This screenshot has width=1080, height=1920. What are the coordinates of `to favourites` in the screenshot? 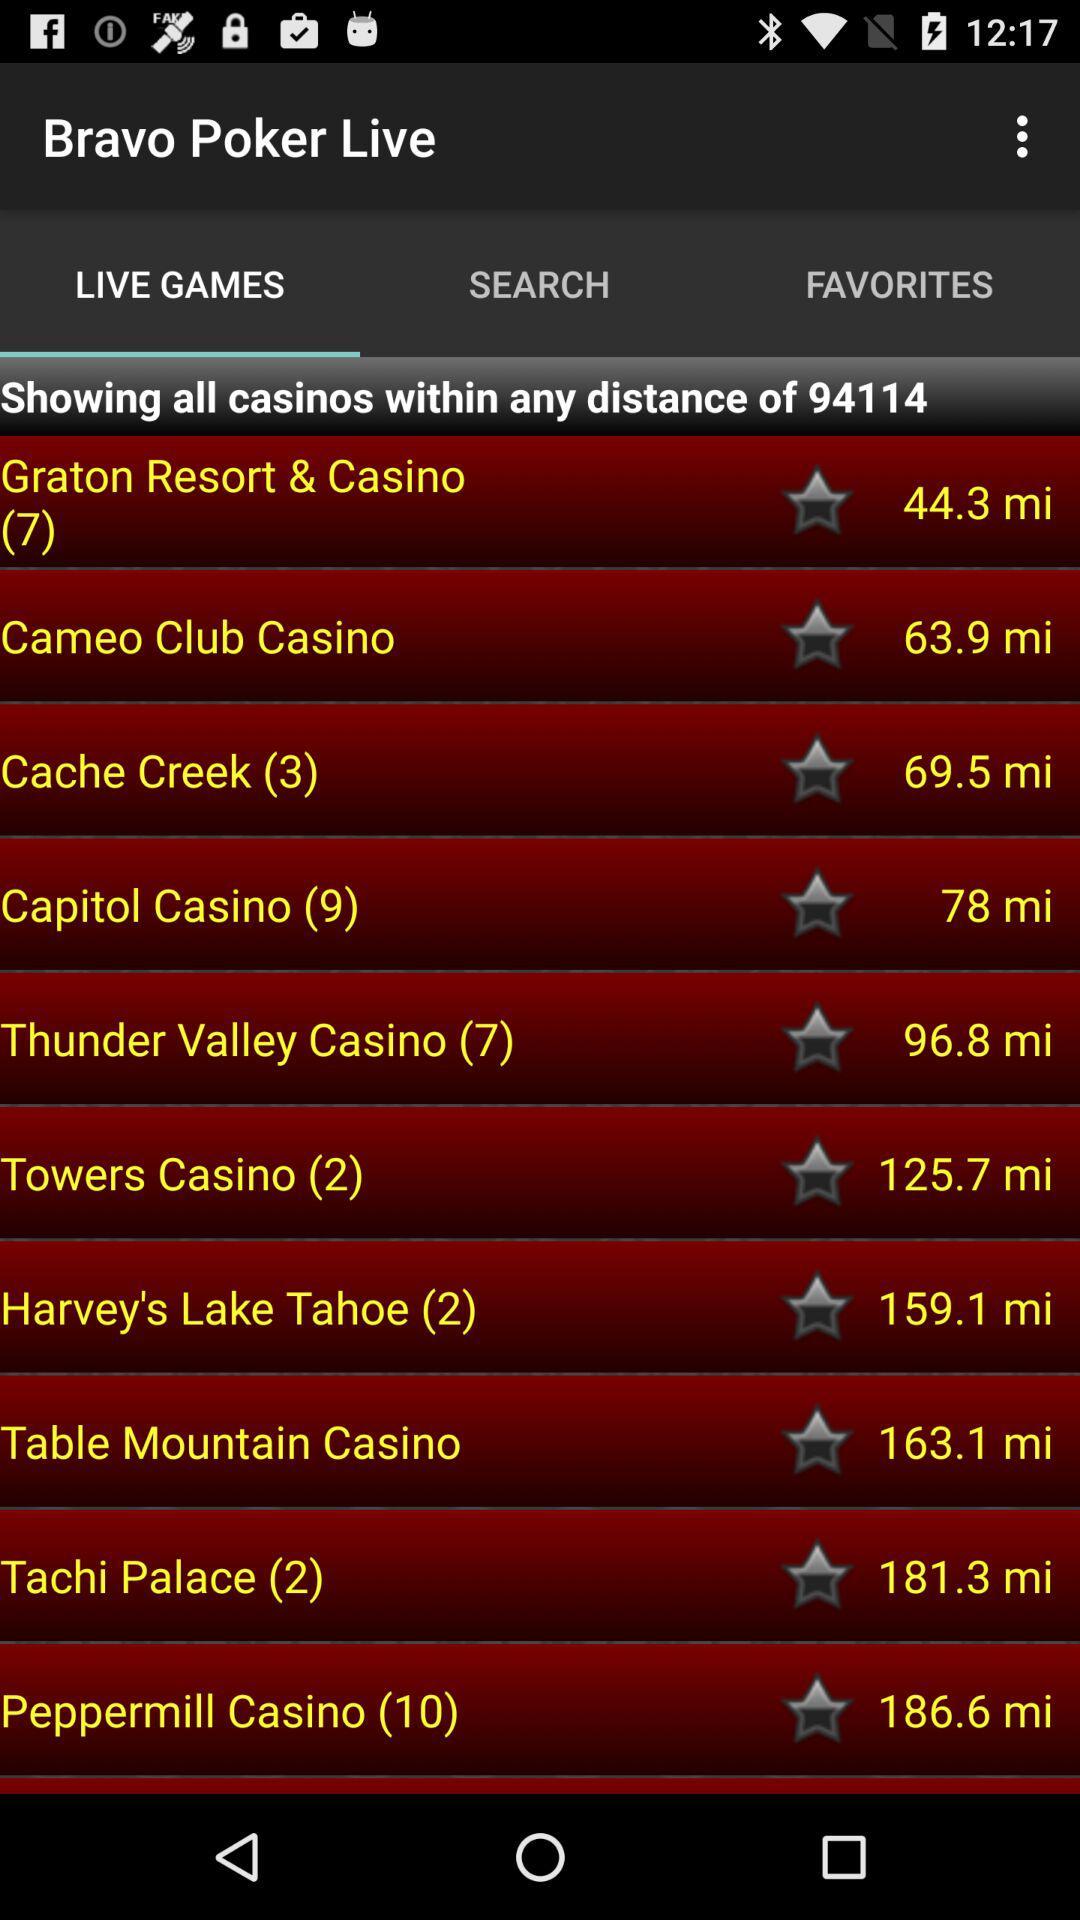 It's located at (817, 1306).